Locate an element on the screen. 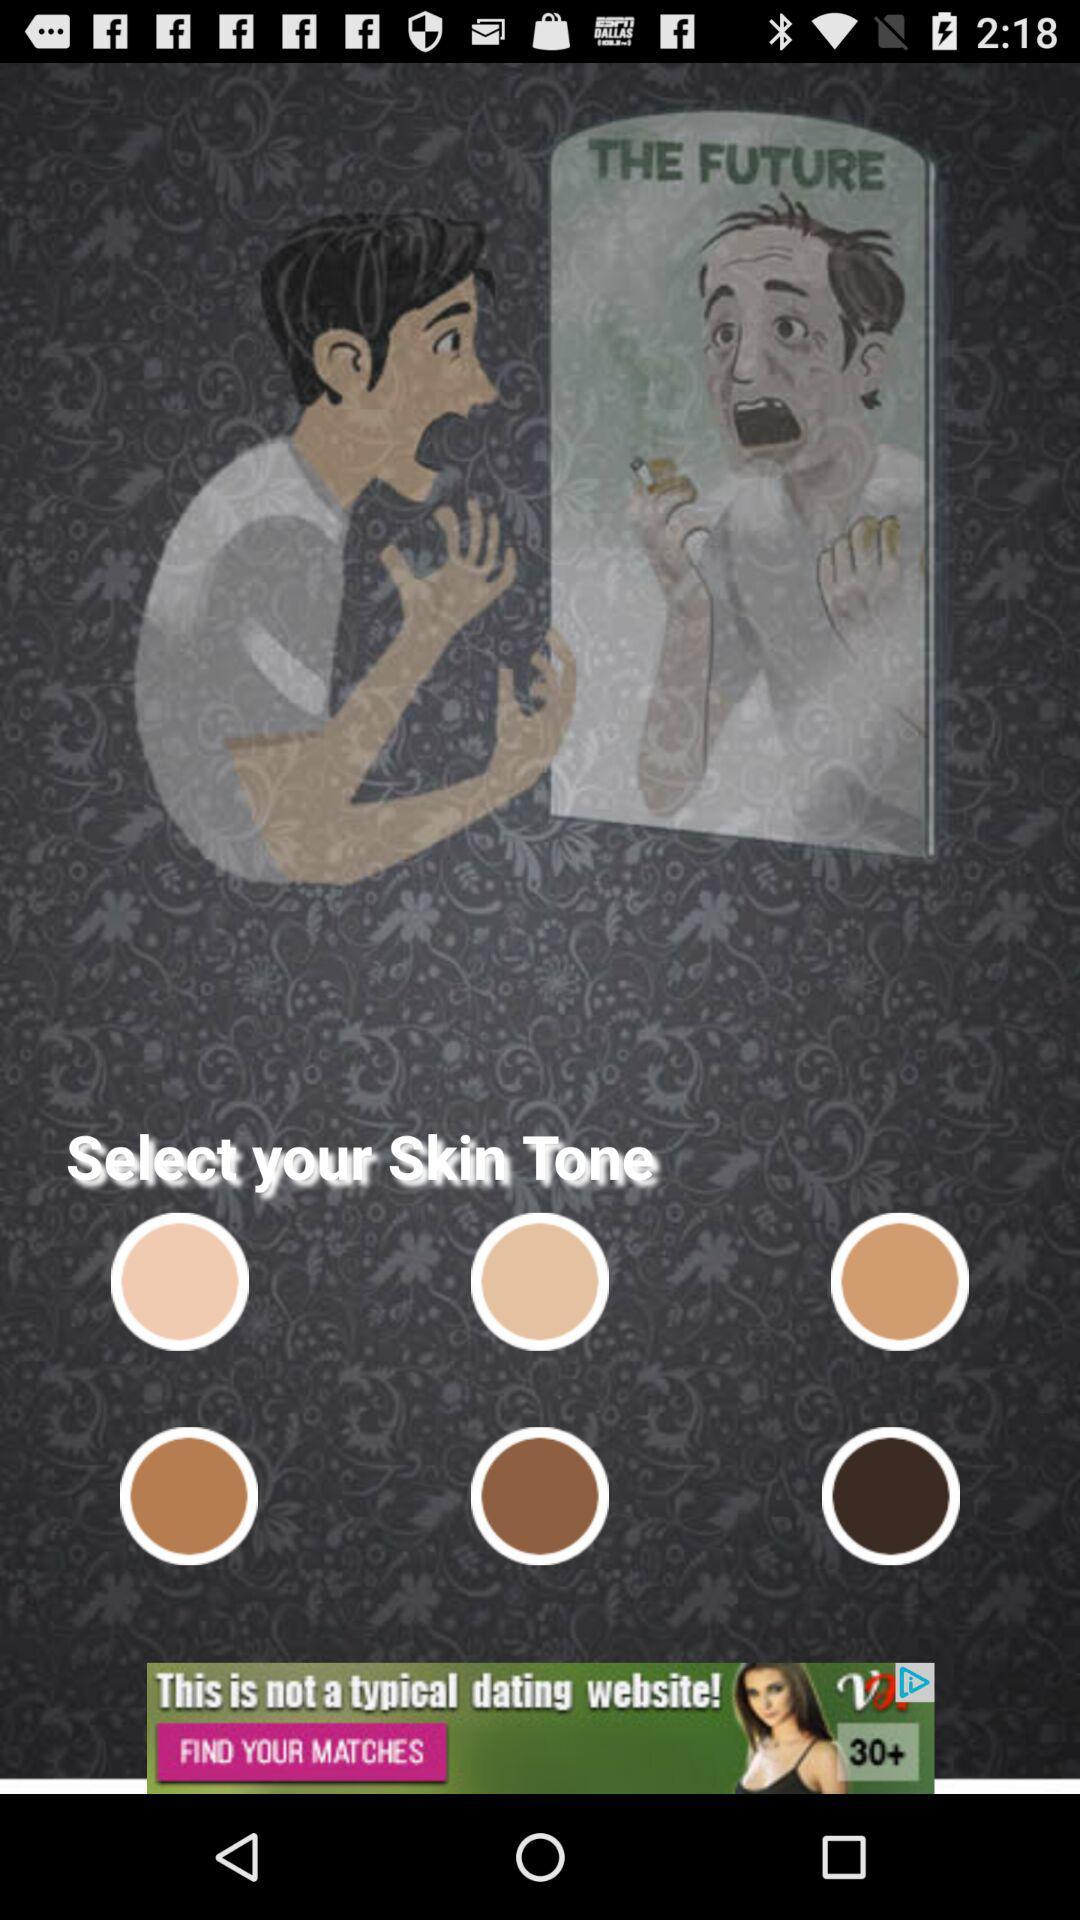 The height and width of the screenshot is (1920, 1080). open advertisement is located at coordinates (540, 1727).